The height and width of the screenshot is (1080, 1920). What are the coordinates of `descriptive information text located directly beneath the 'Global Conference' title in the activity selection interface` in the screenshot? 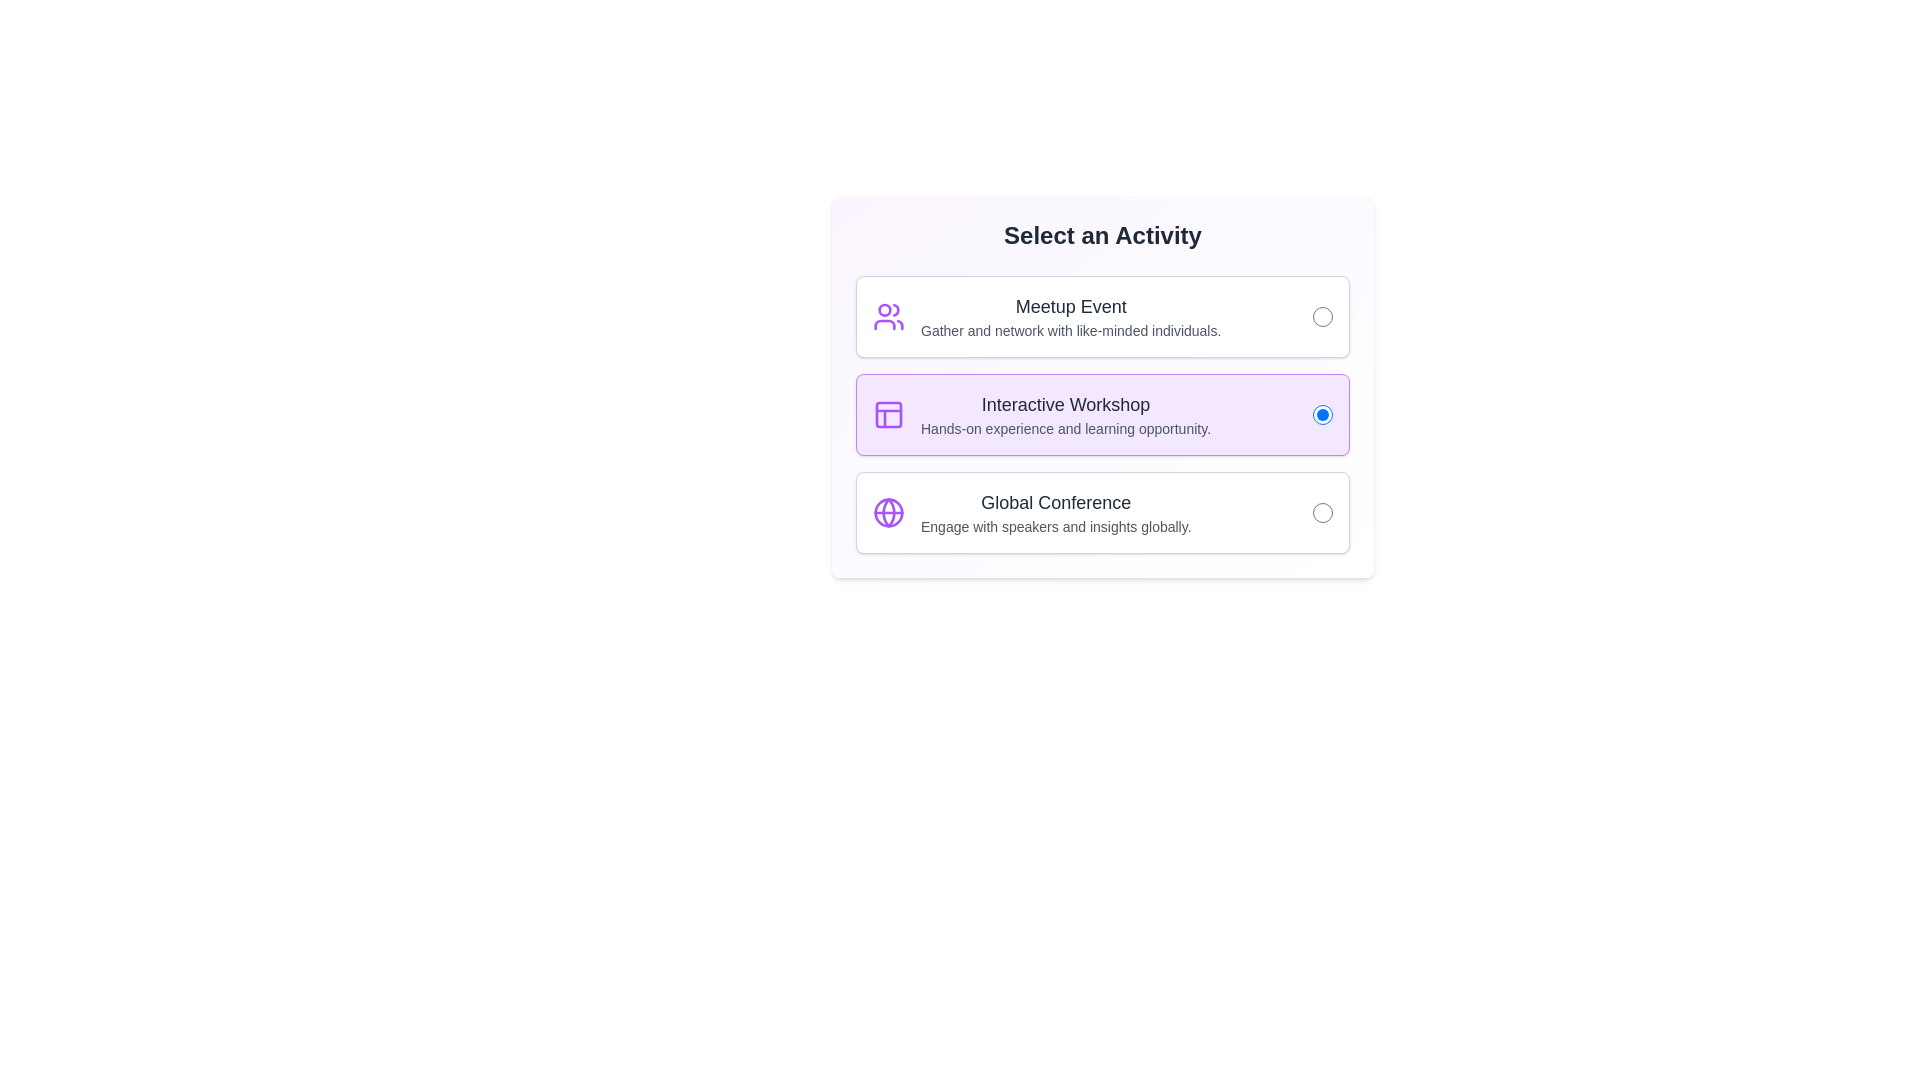 It's located at (1055, 526).